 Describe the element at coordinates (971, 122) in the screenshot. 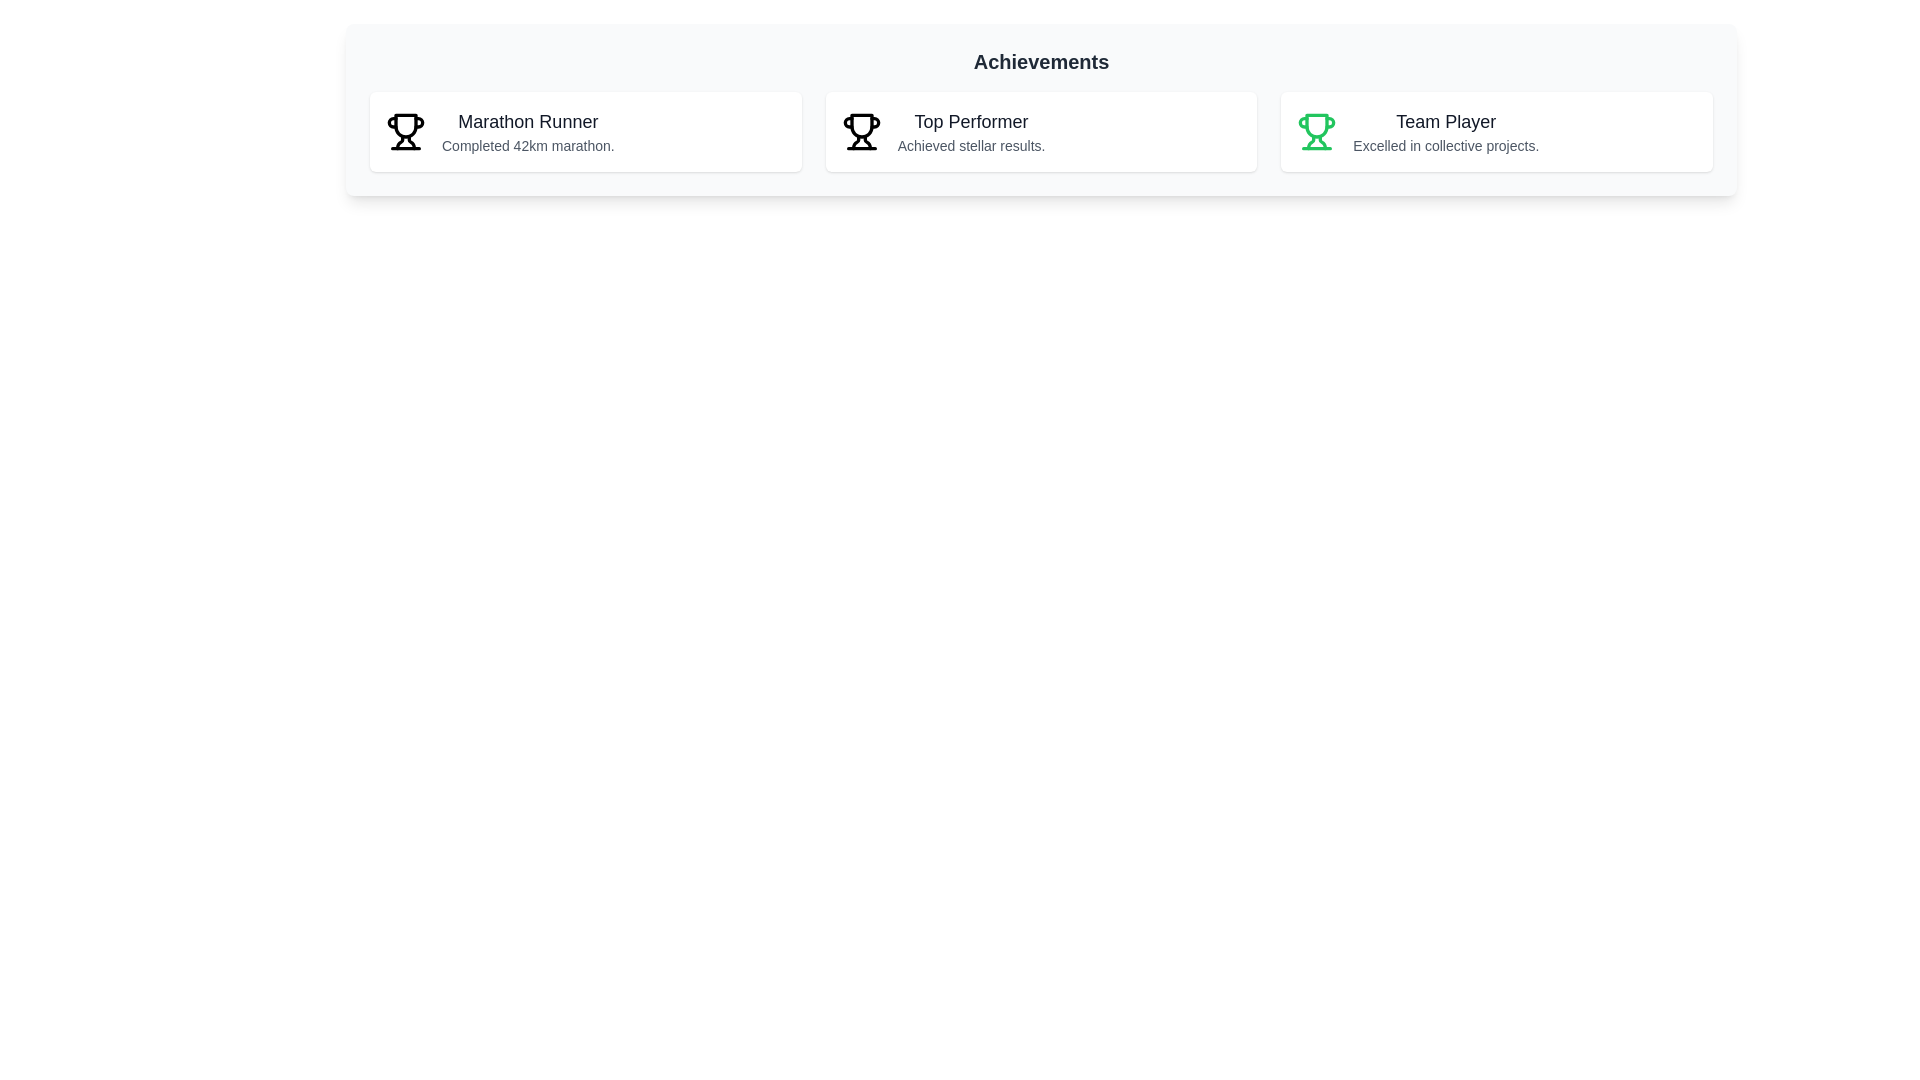

I see `the 'Top Performer' text label, which is displayed in large, bold, medium gray text and located at the top-center of the middle card in a three-card layout of achievements` at that location.